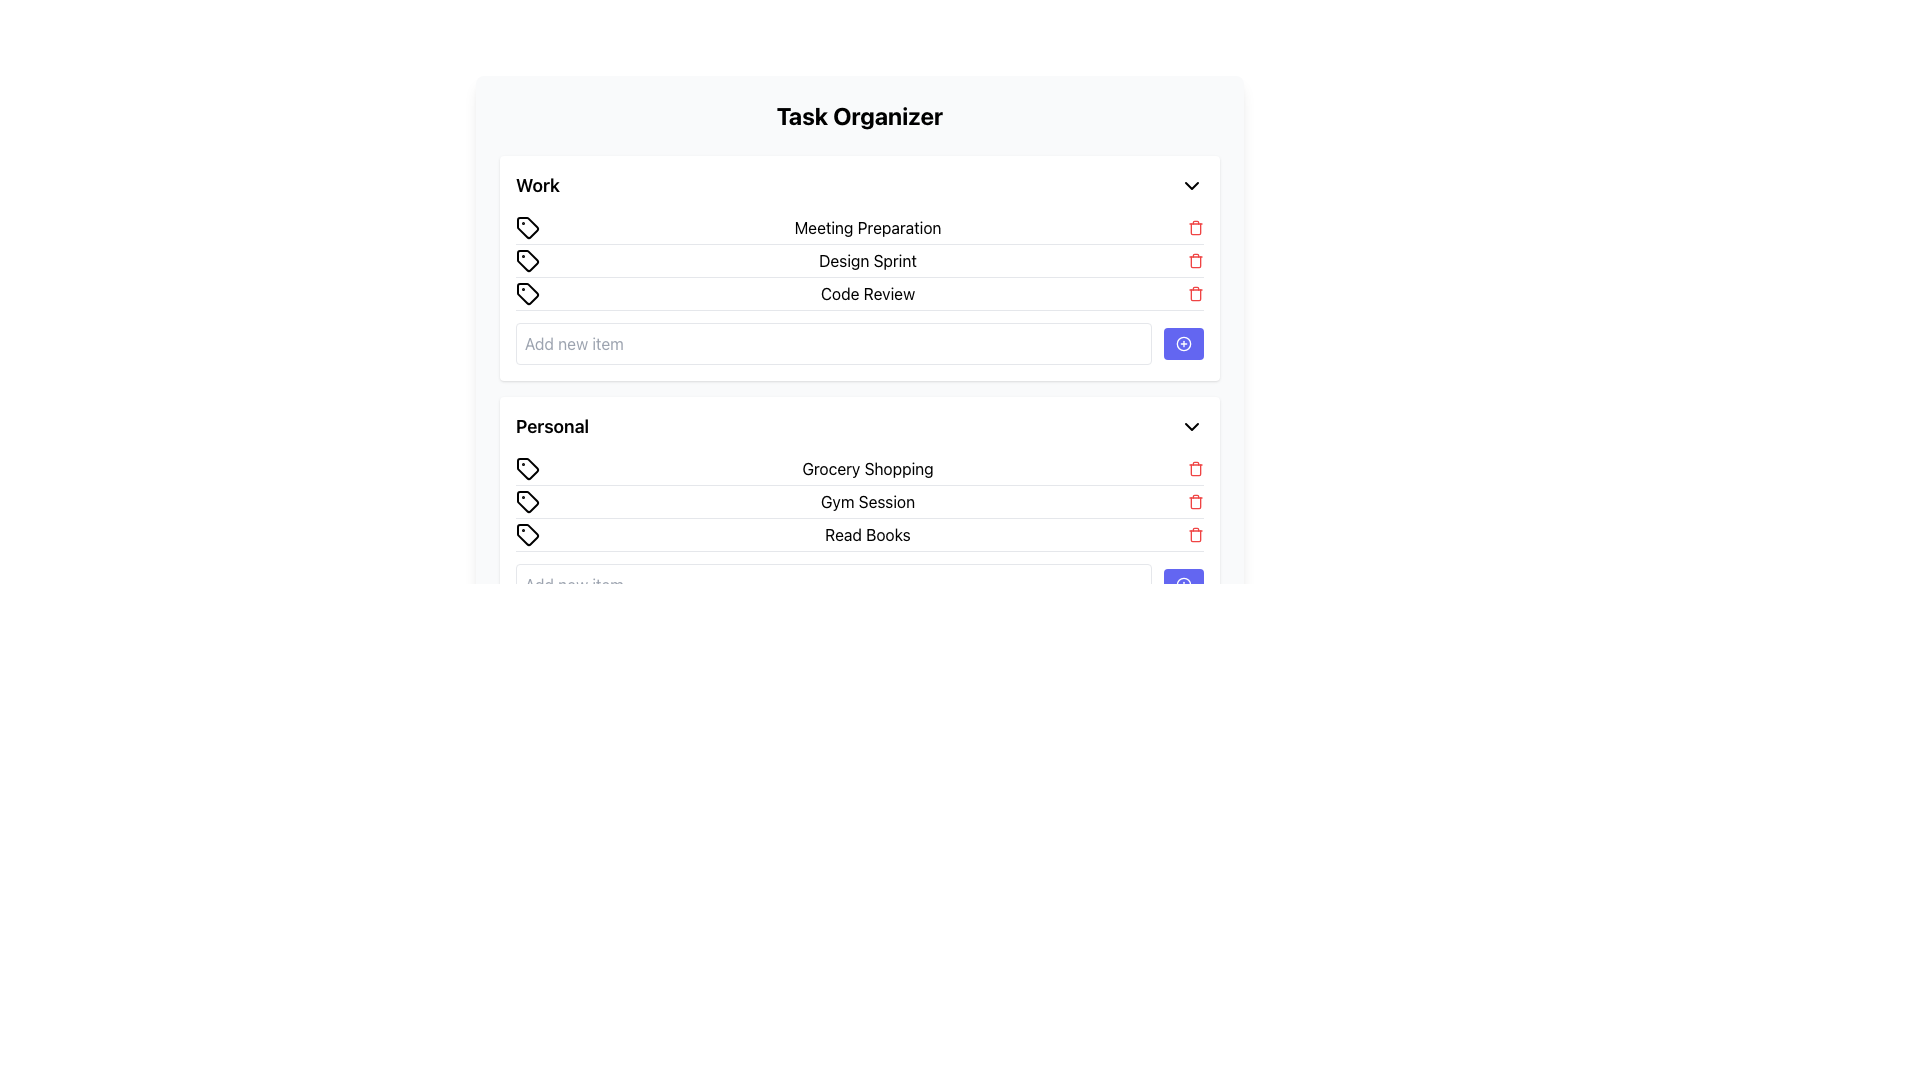  I want to click on the part of the tag icon that is diamond-shaped with a circular cut-out, located to the left of the 'Design Sprint' text in the 'Task Organizer' interface, so click(528, 260).